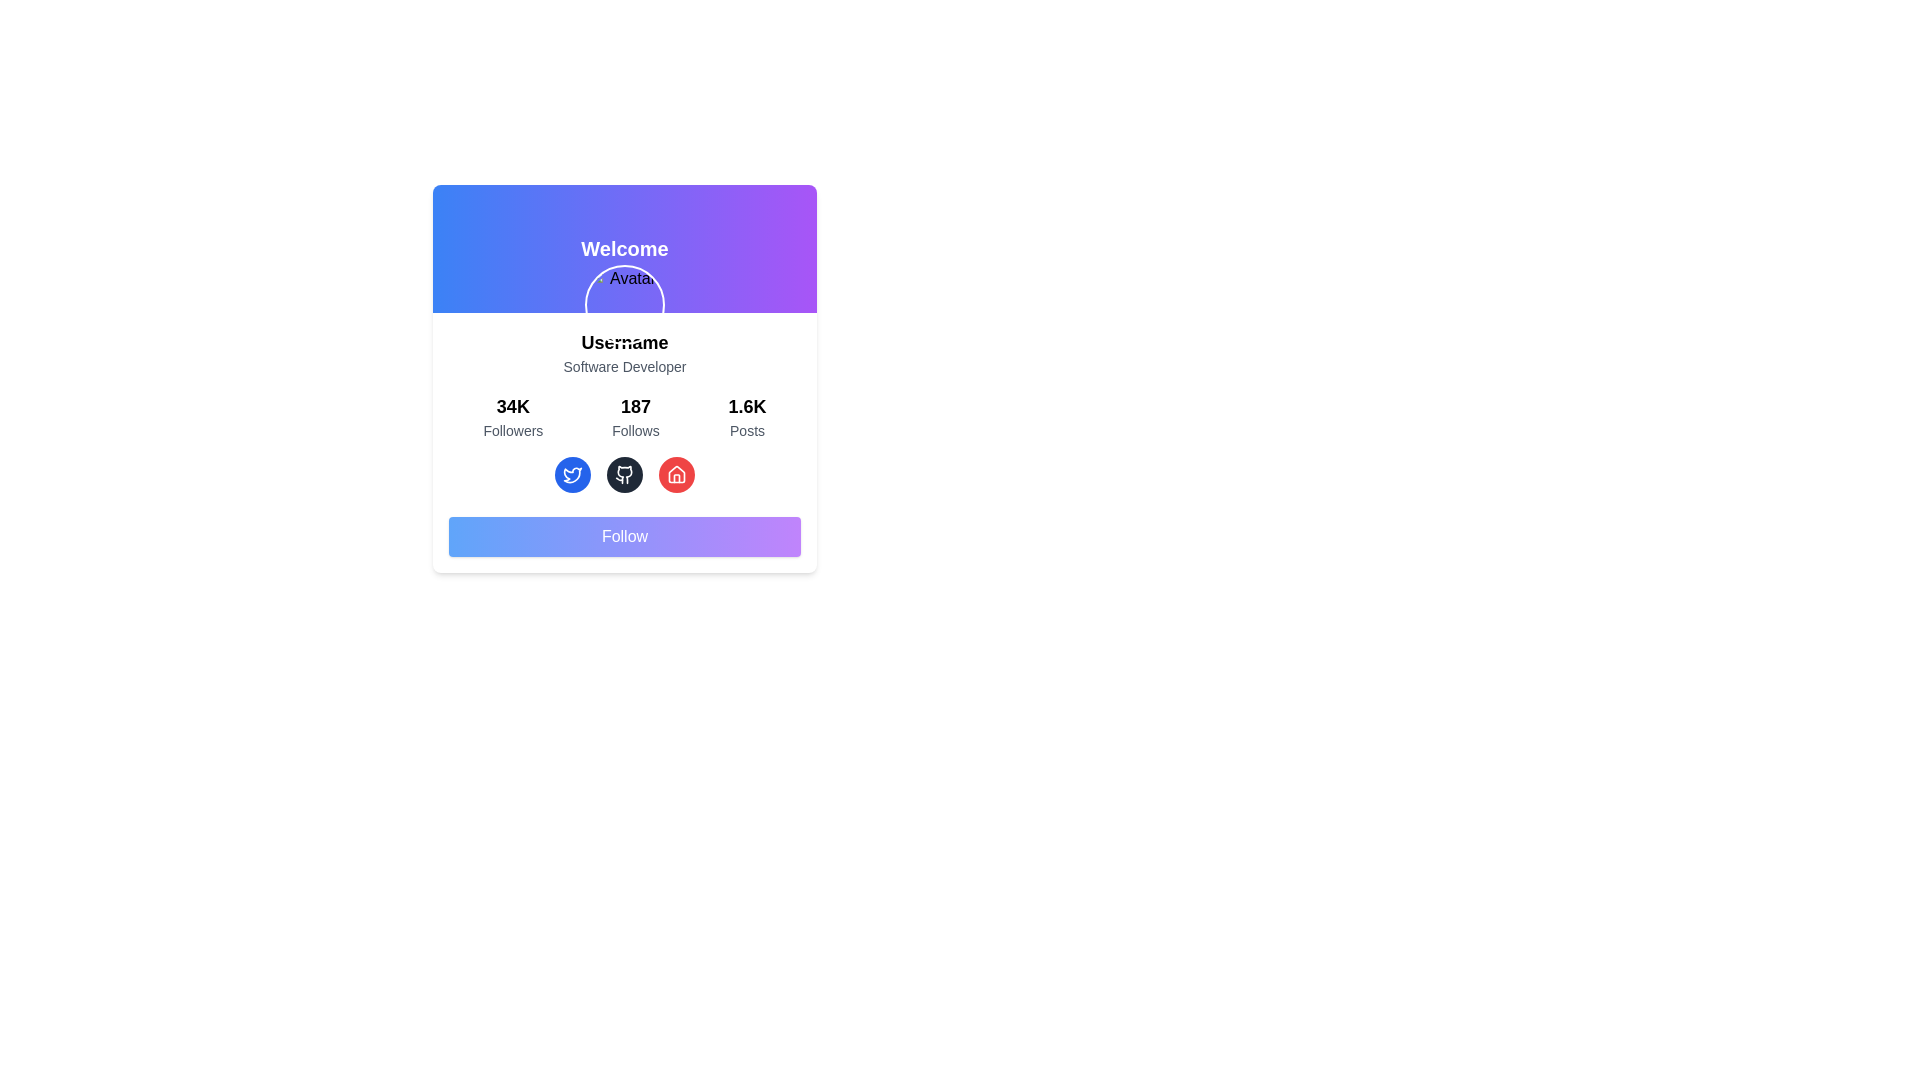 The width and height of the screenshot is (1920, 1080). I want to click on the Text Label displaying 'Software Developer', which is styled in gray and located below the username on the user profile card, so click(623, 366).